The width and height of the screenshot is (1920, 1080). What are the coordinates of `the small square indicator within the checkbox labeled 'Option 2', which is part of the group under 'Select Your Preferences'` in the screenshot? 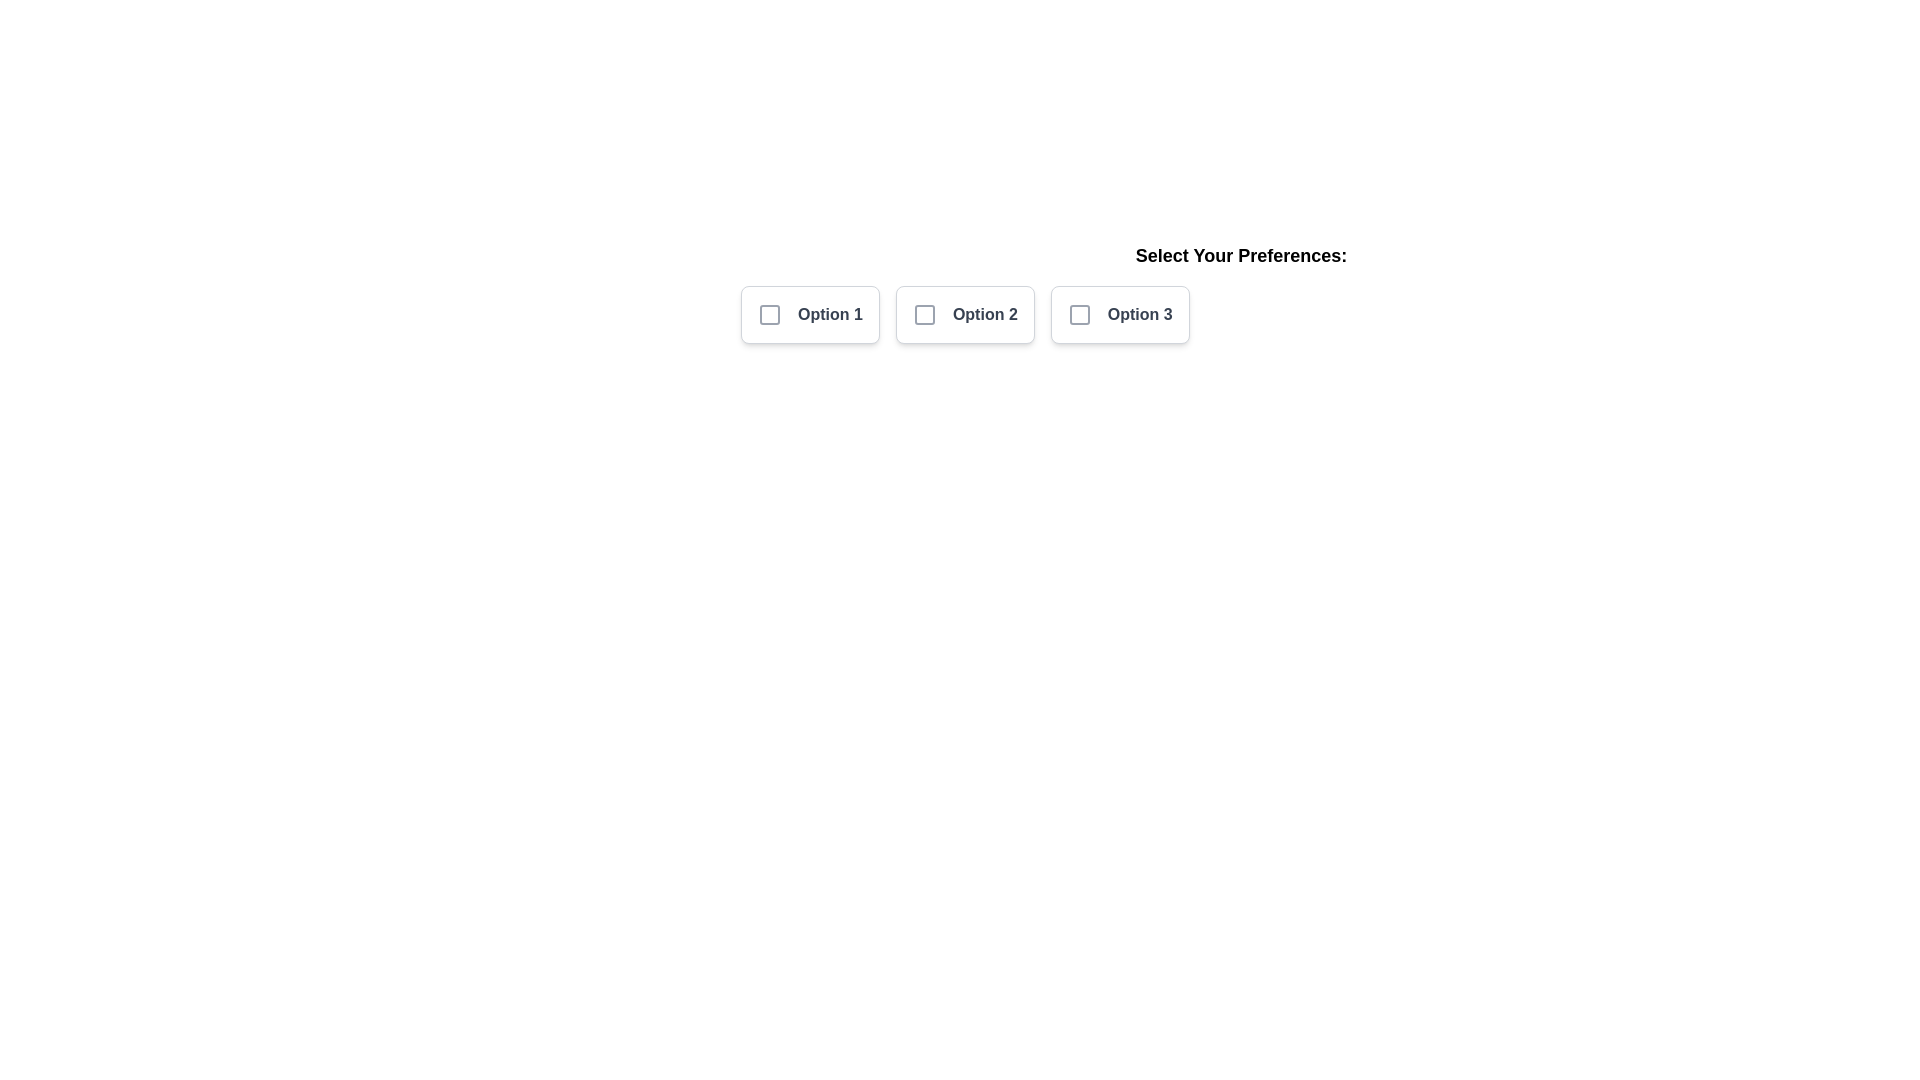 It's located at (923, 315).